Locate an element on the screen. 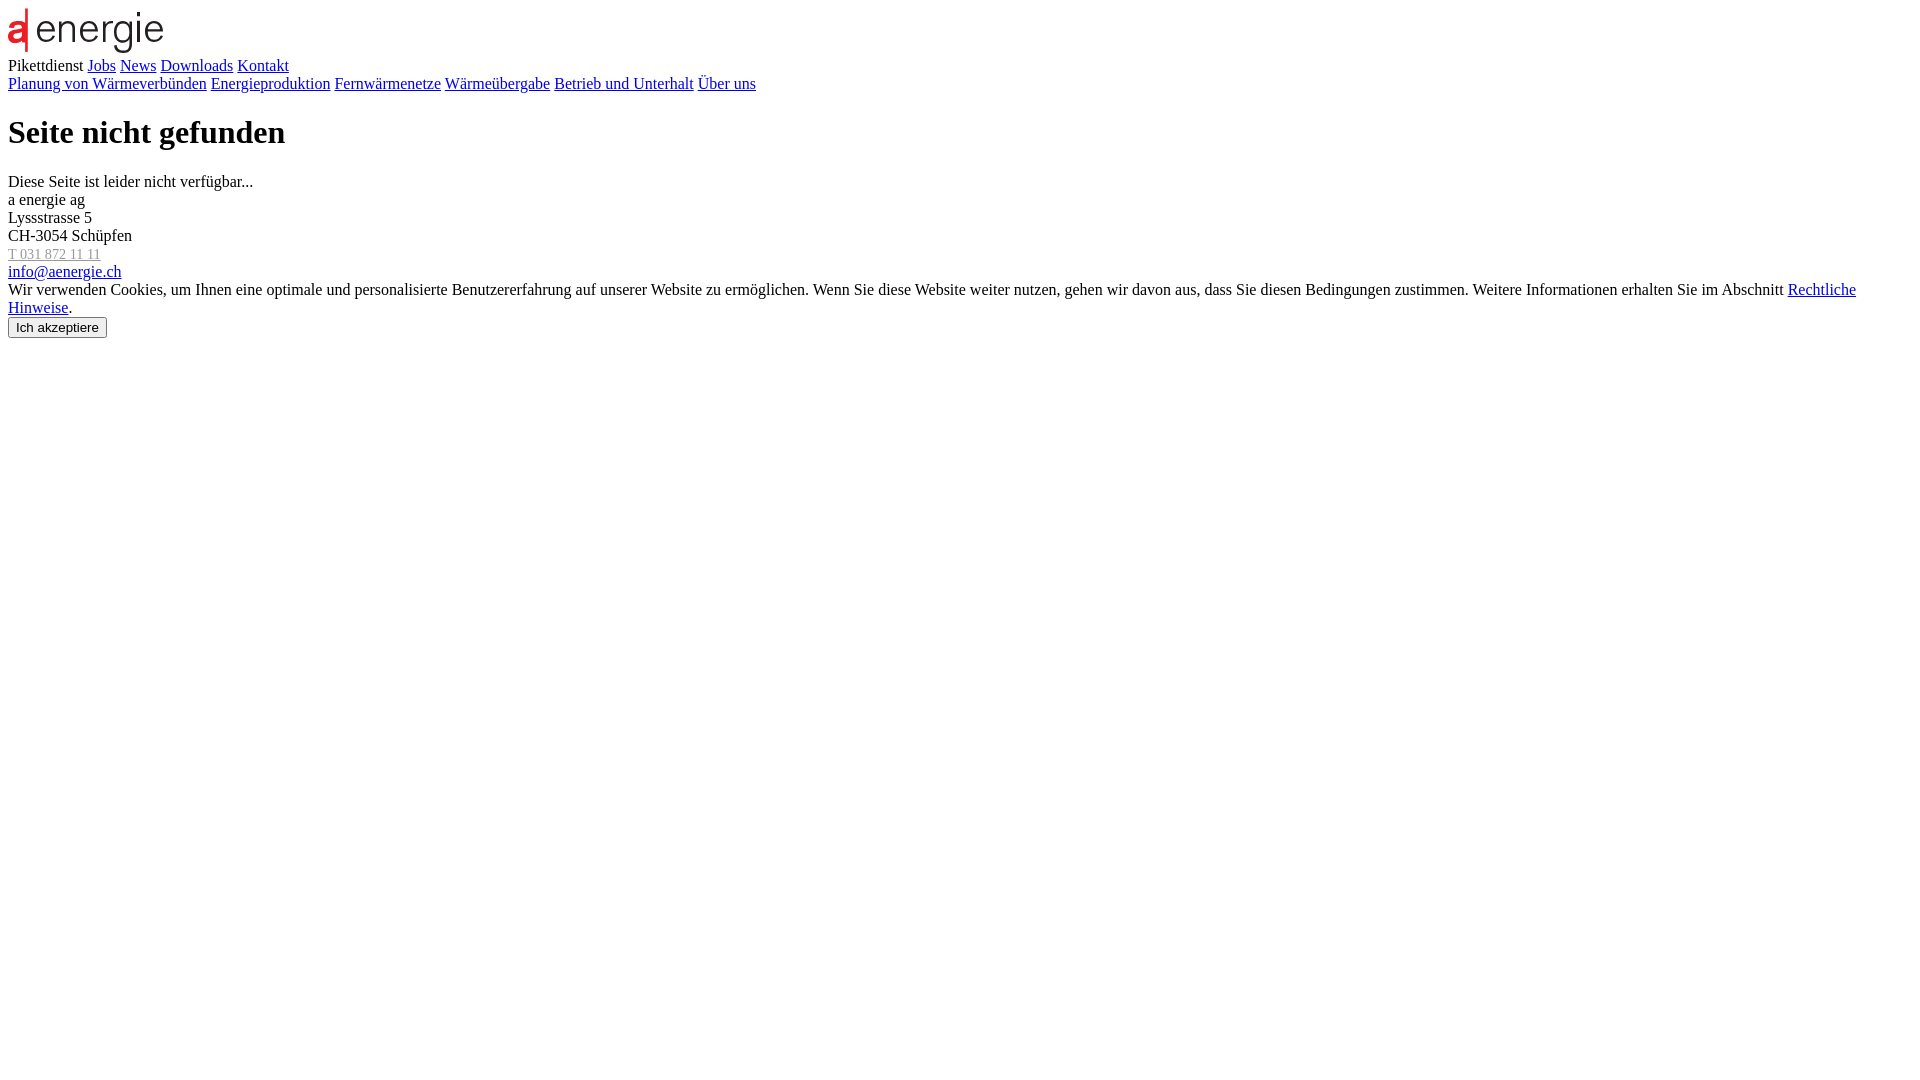 Image resolution: width=1920 pixels, height=1080 pixels. 'Rechtliche Hinweise' is located at coordinates (930, 298).